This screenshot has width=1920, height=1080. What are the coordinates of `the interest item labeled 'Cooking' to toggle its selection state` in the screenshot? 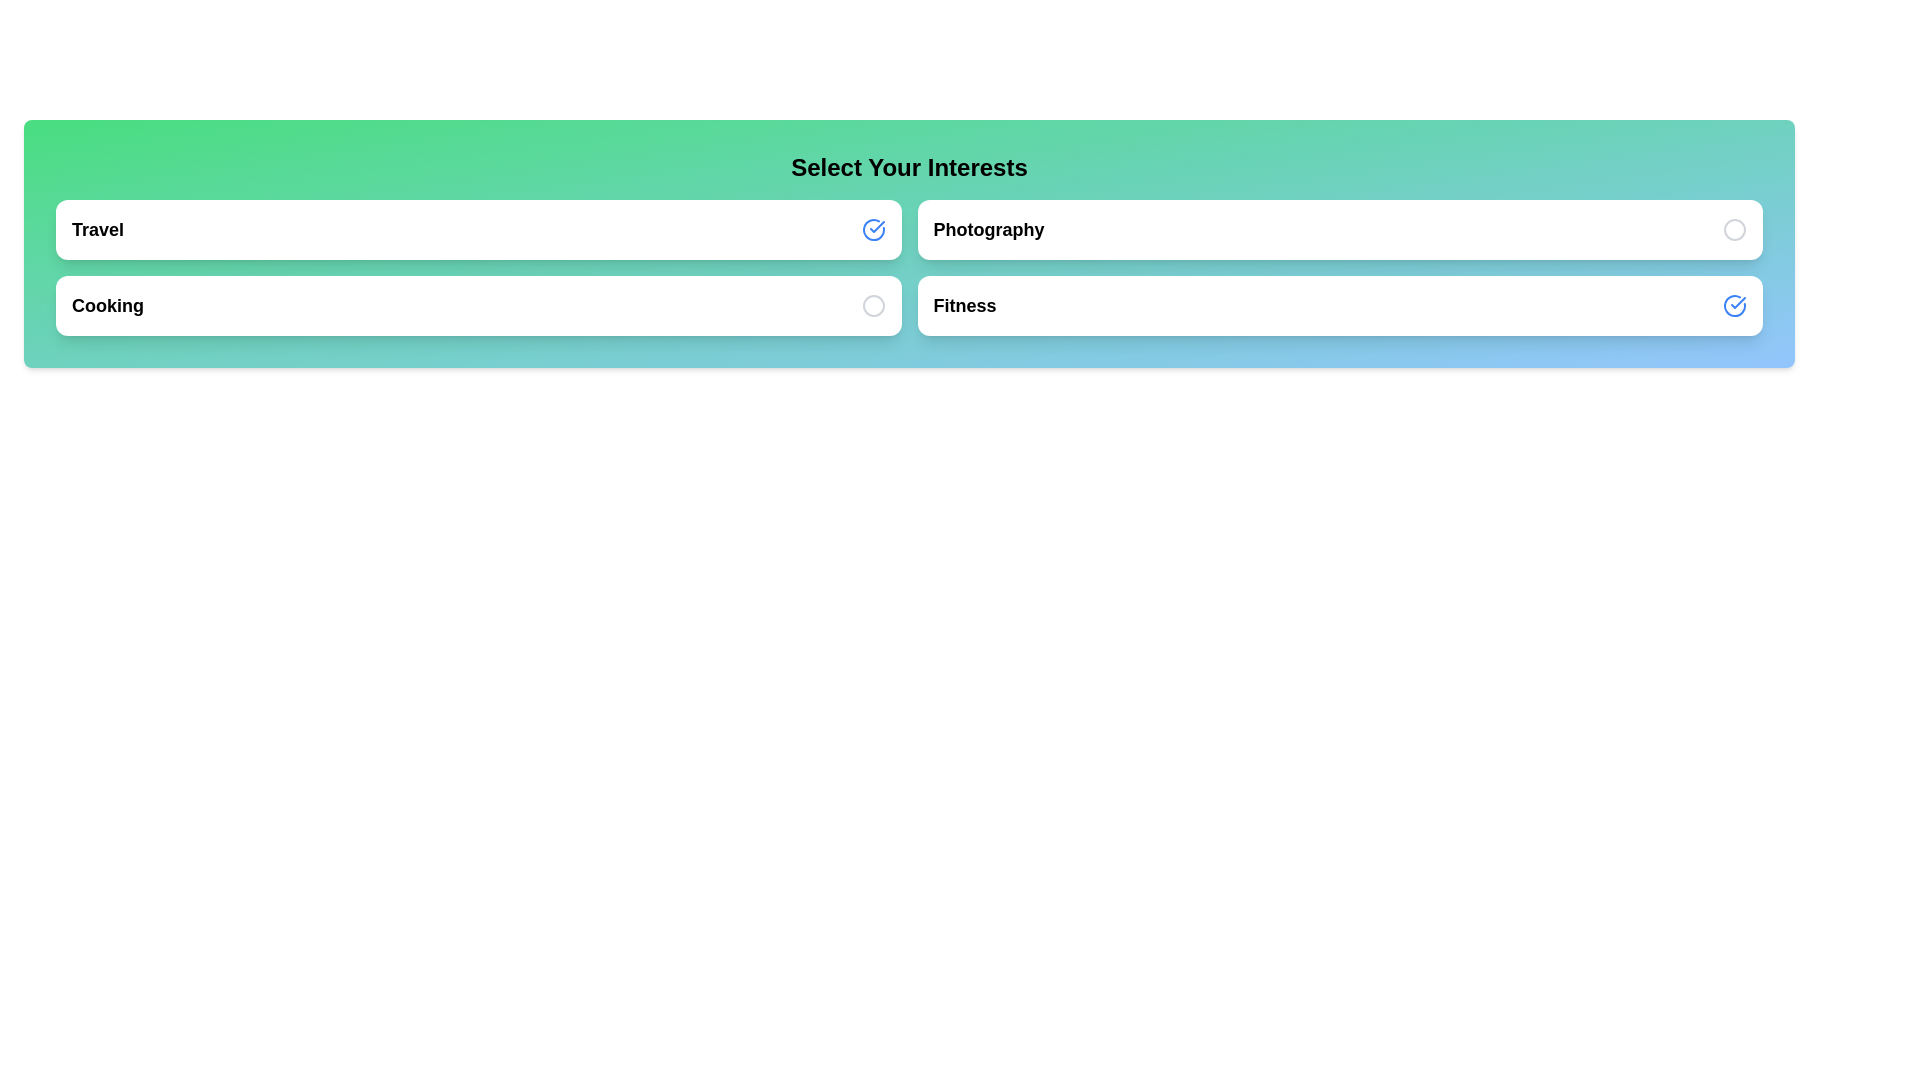 It's located at (477, 305).